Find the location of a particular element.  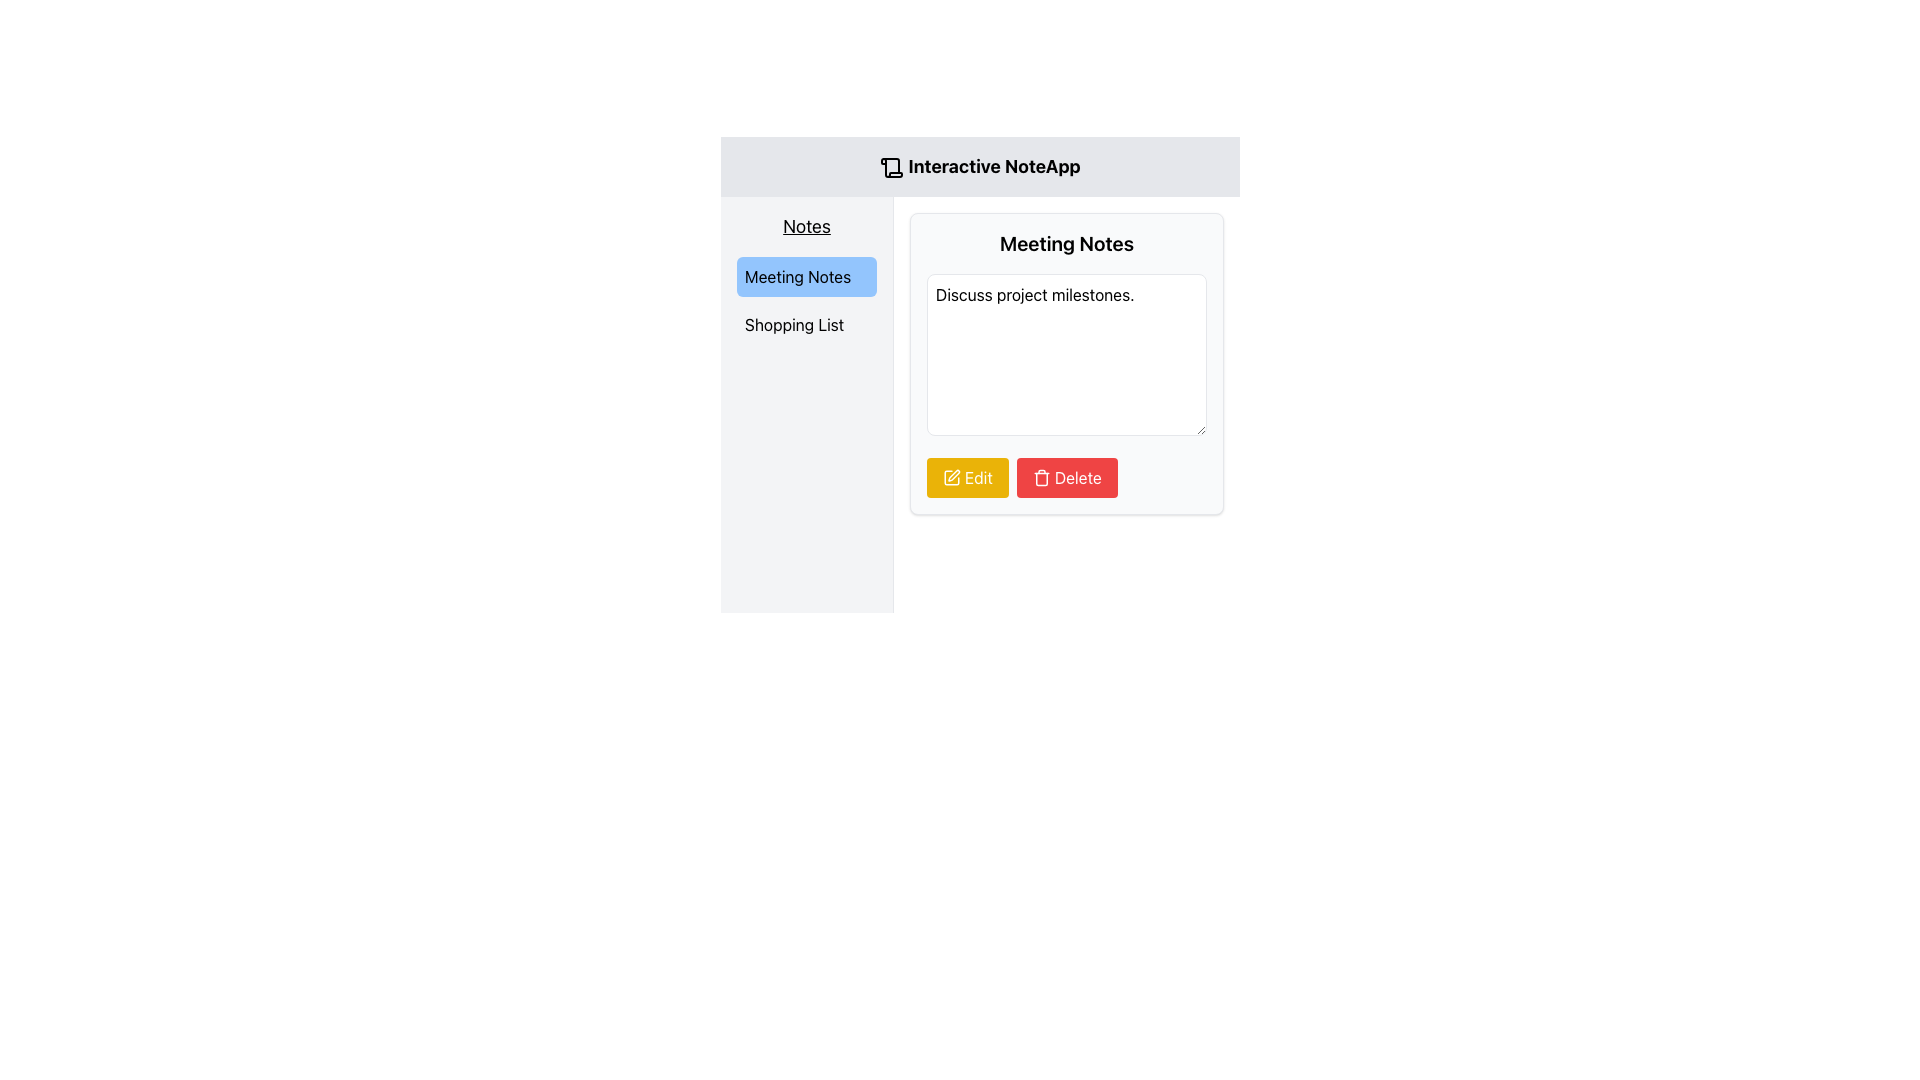

to select the 'Shopping List' note, which is the second item in the vertical list of notes located in the left sidebar of the application interface is located at coordinates (806, 323).